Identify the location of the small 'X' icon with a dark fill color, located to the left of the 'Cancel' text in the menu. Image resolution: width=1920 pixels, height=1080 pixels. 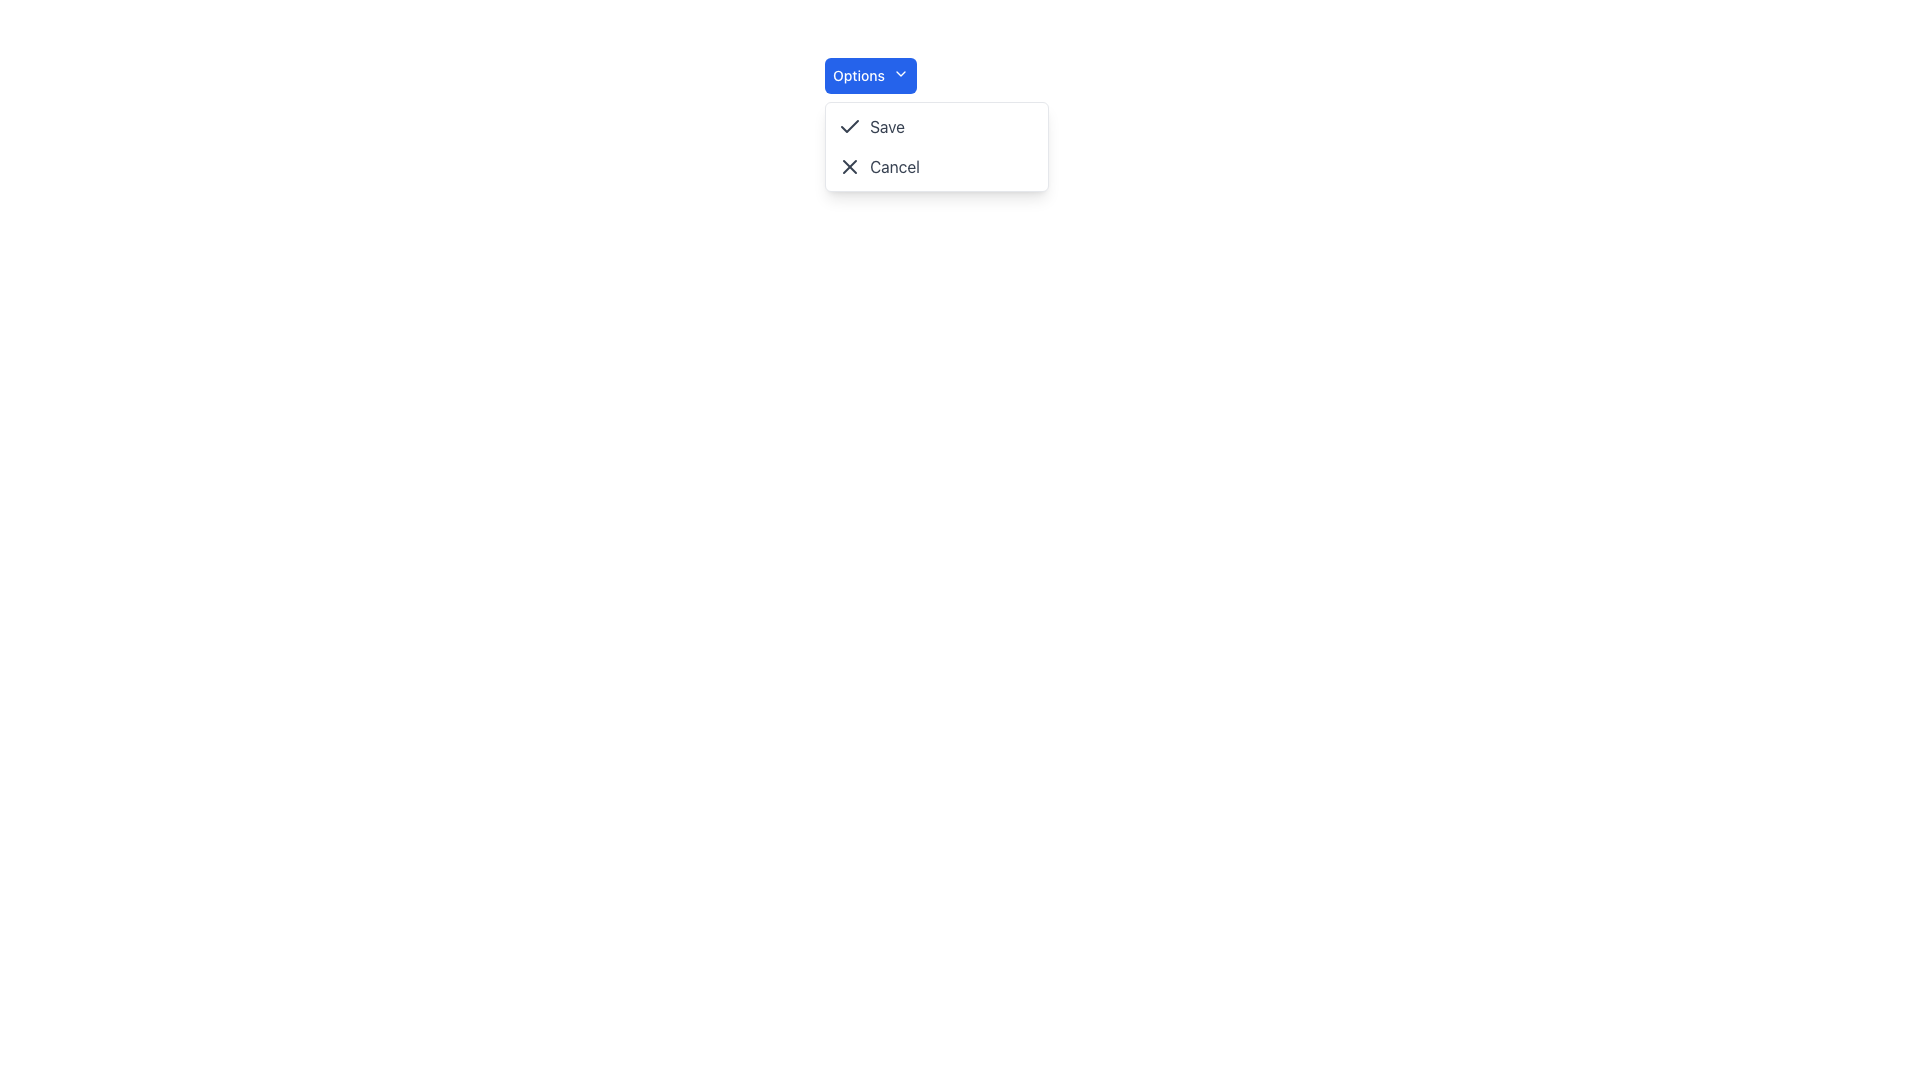
(850, 165).